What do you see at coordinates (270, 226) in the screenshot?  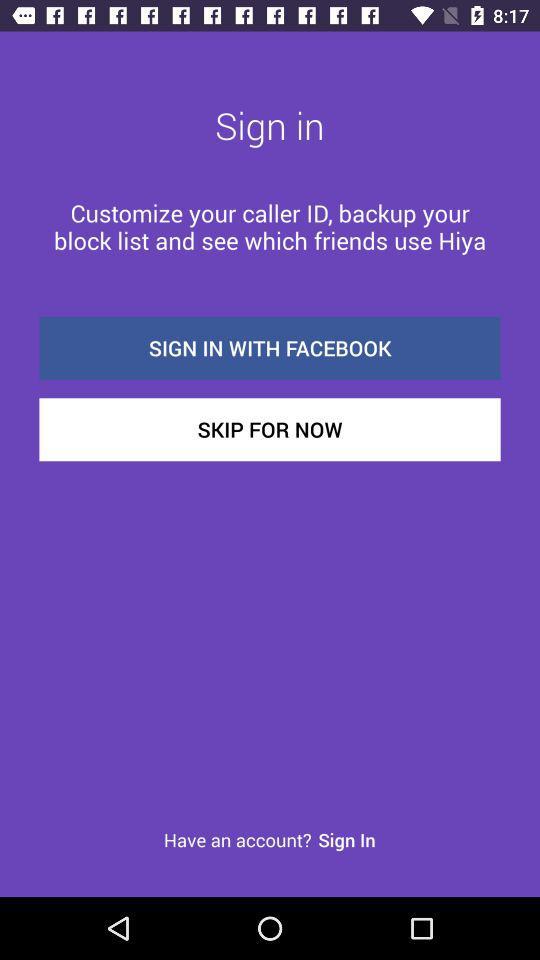 I see `the customize your caller` at bounding box center [270, 226].